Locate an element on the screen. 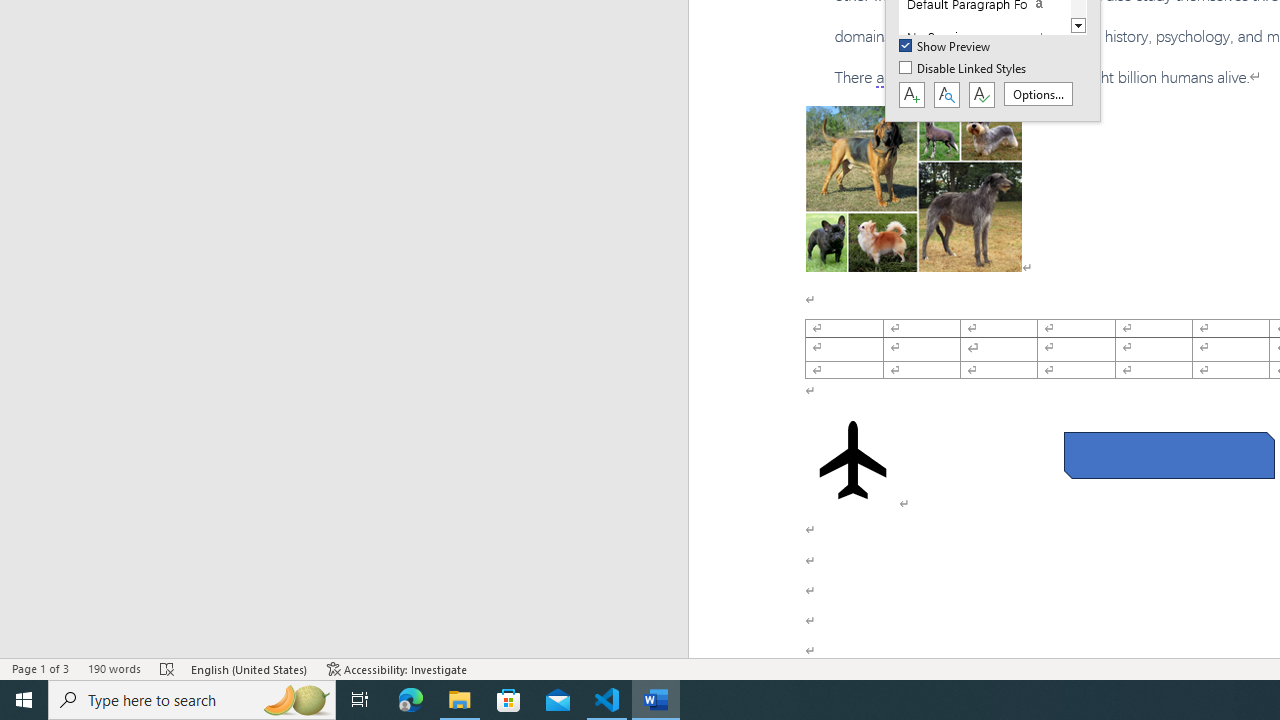  'Show Preview' is located at coordinates (945, 46).